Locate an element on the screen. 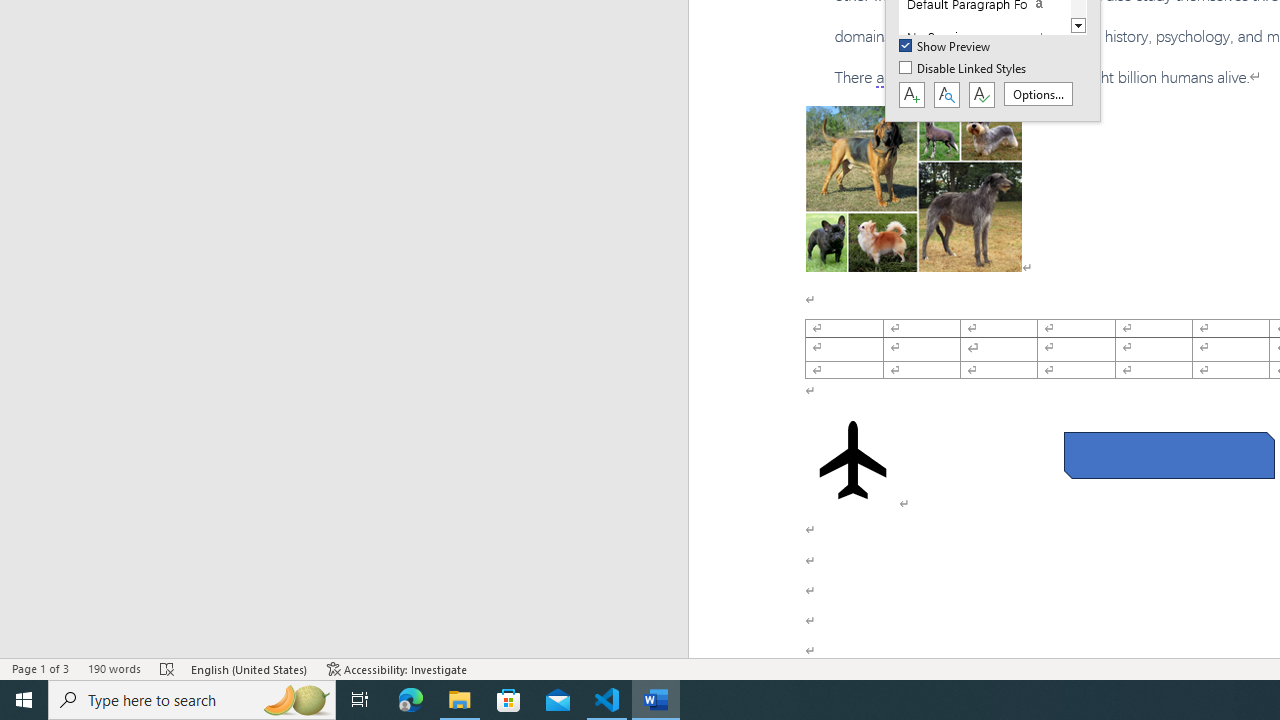  'Show Preview' is located at coordinates (945, 46).